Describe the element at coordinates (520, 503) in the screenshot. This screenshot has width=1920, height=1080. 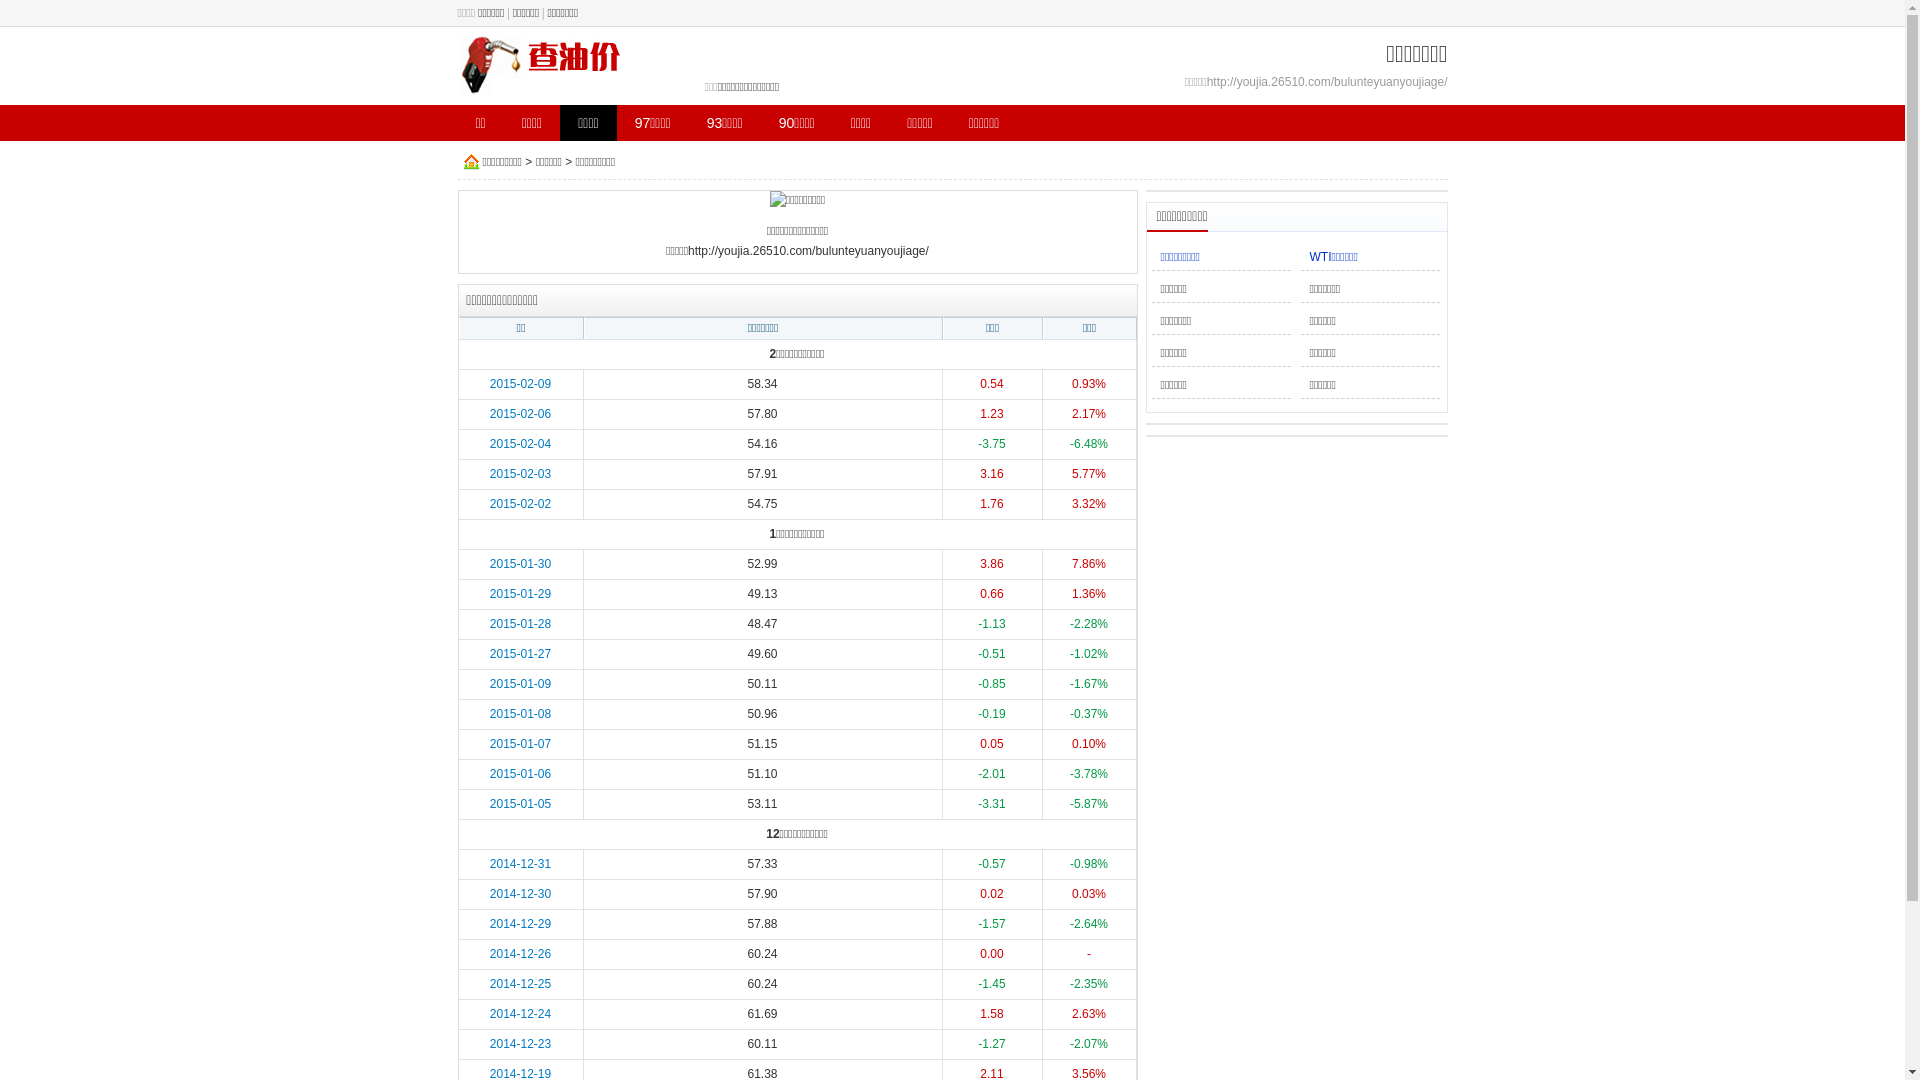
I see `'2015-02-02'` at that location.